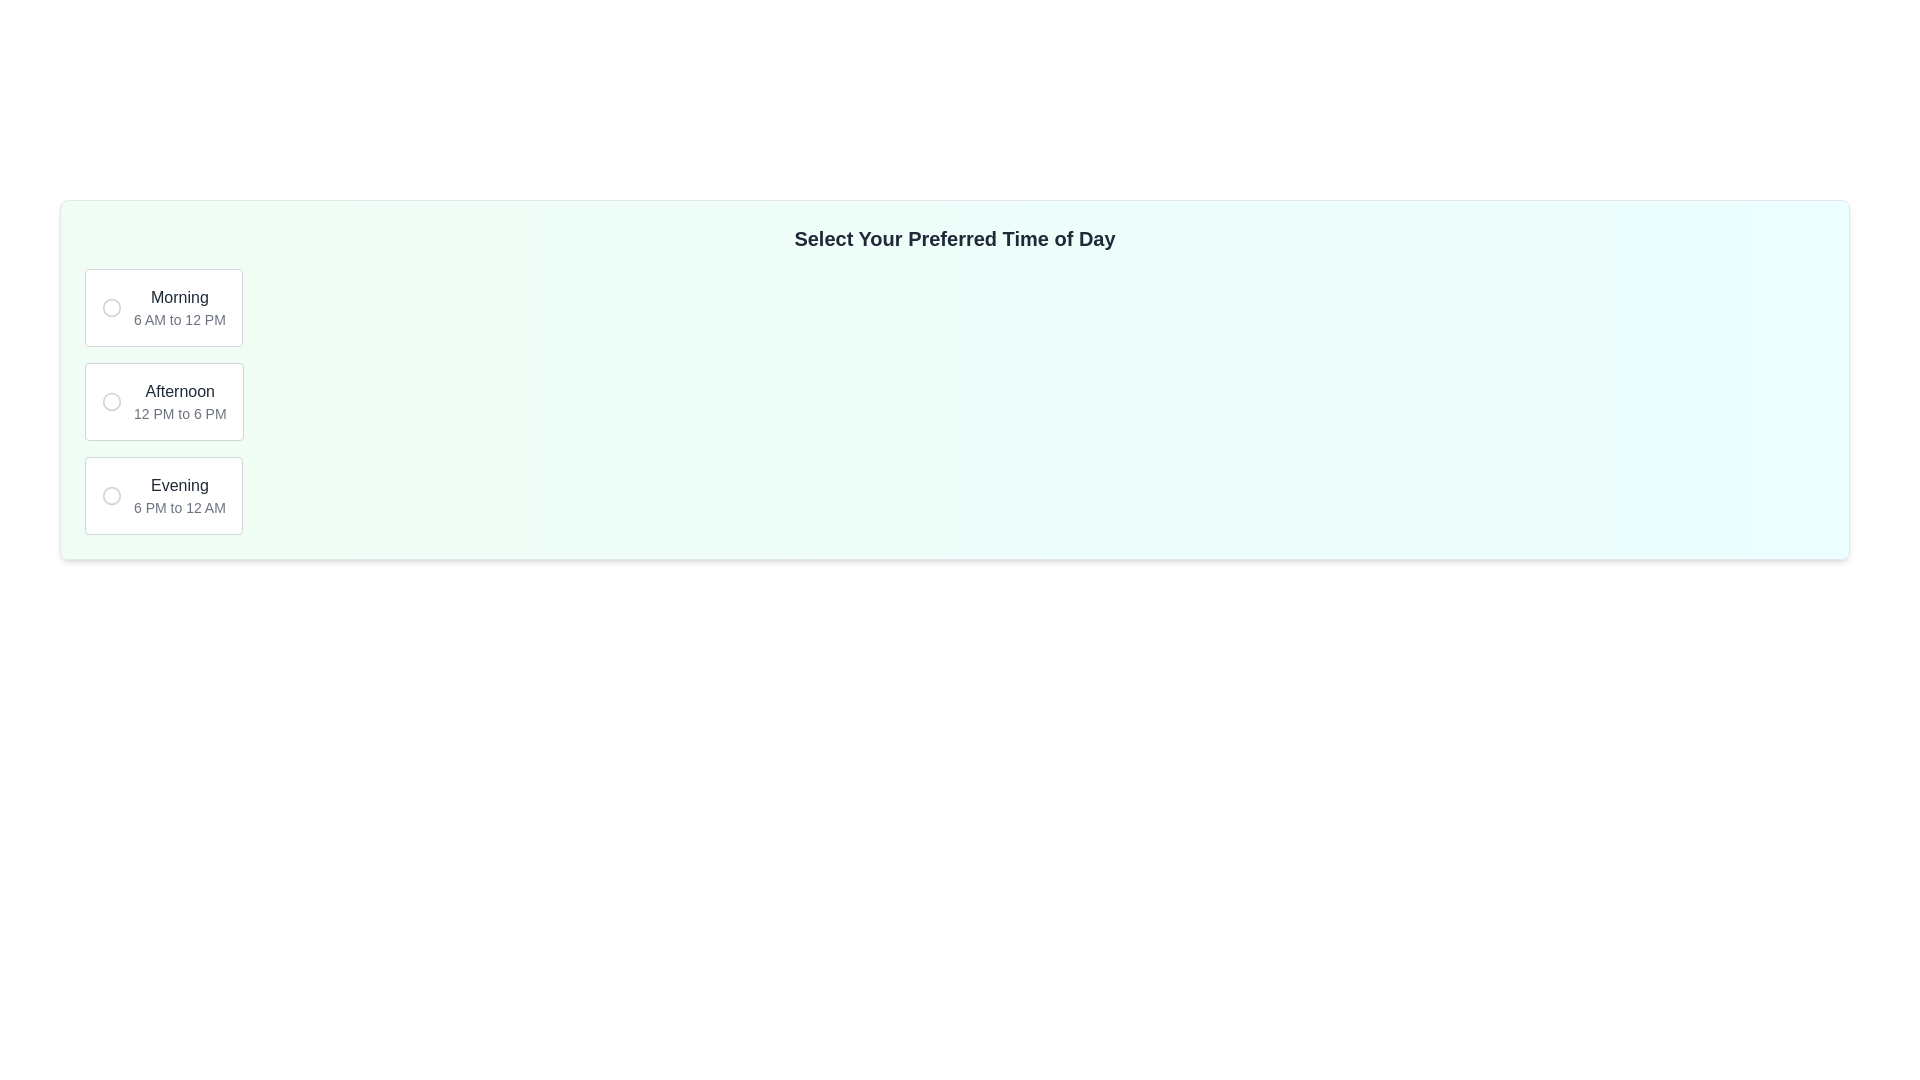 This screenshot has width=1920, height=1080. Describe the element at coordinates (179, 308) in the screenshot. I see `the 'Morning' label associated with the selectable radio button, which is the first option in the time period selection list` at that location.